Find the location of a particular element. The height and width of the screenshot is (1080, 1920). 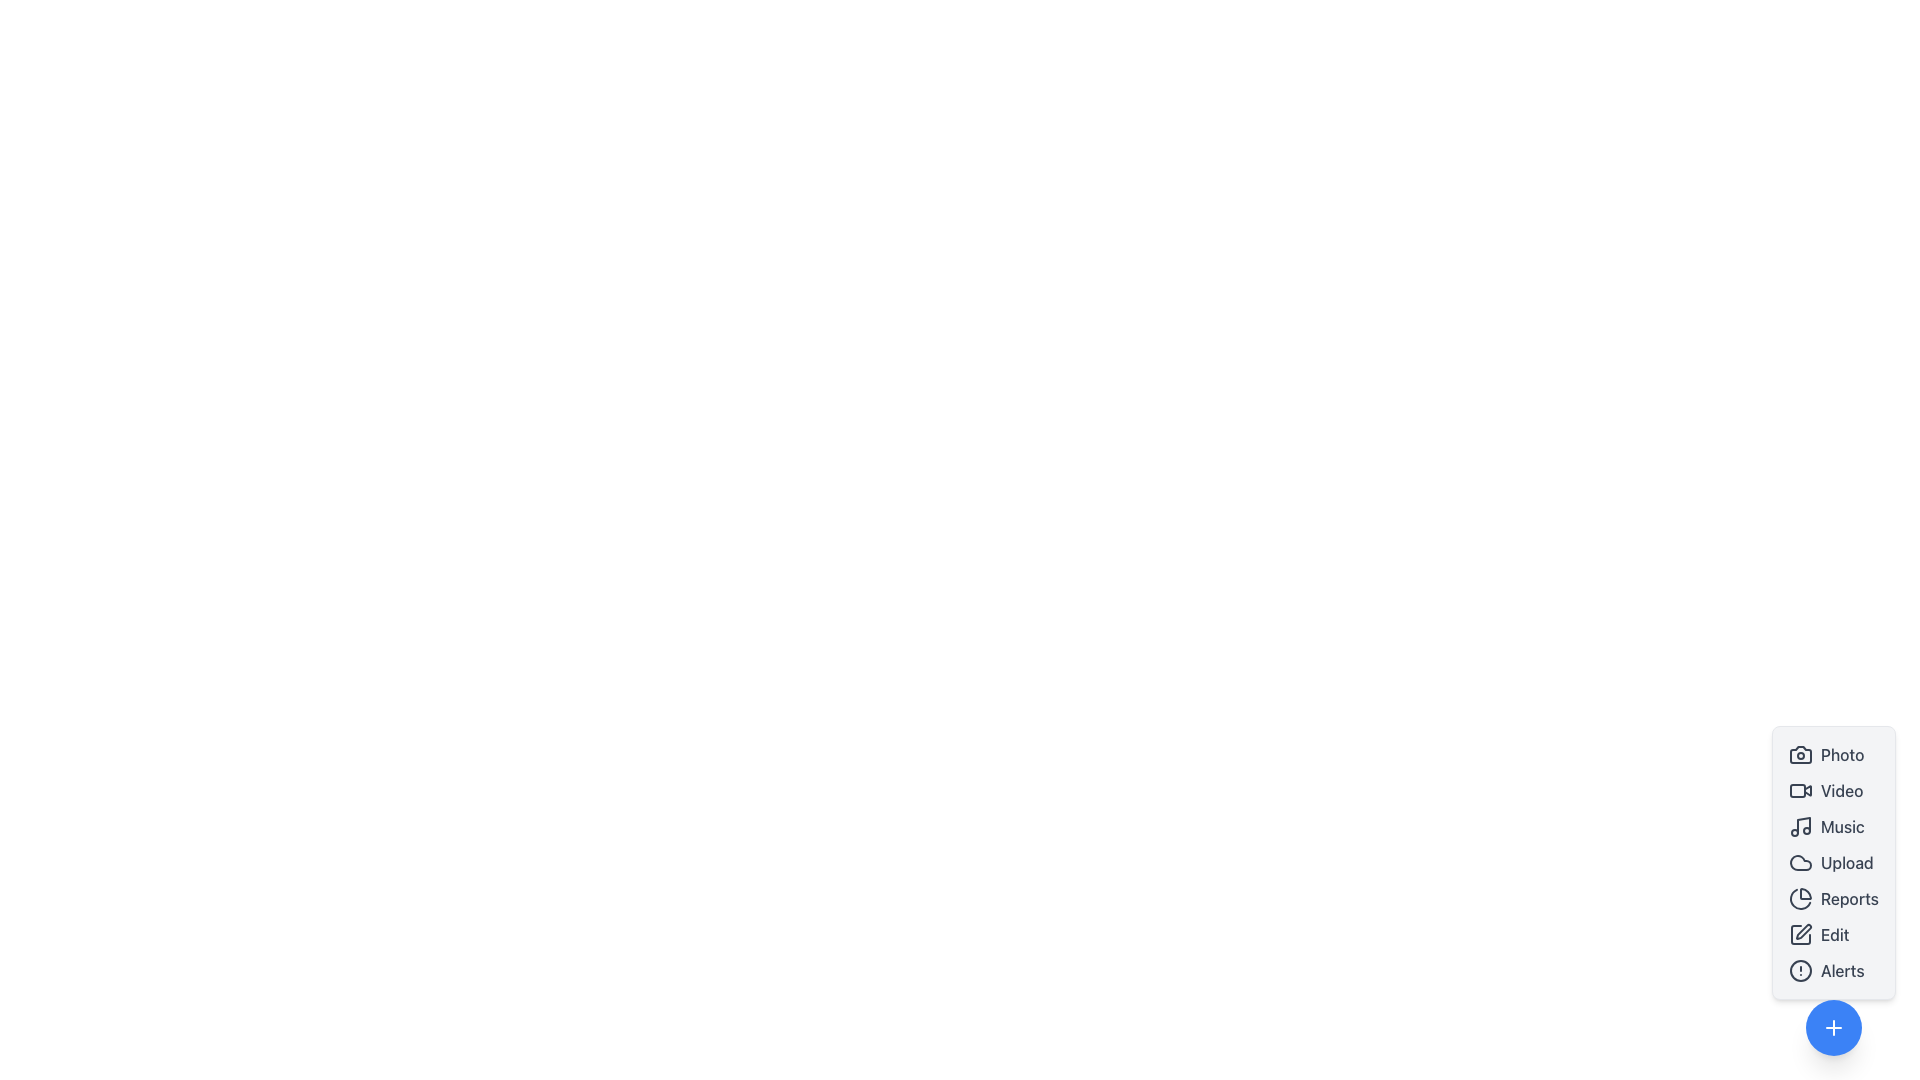

the 'Photo' icon located in the vertical menu, positioned to the left of the 'Photo' label and near the top-right side of the interface is located at coordinates (1800, 755).